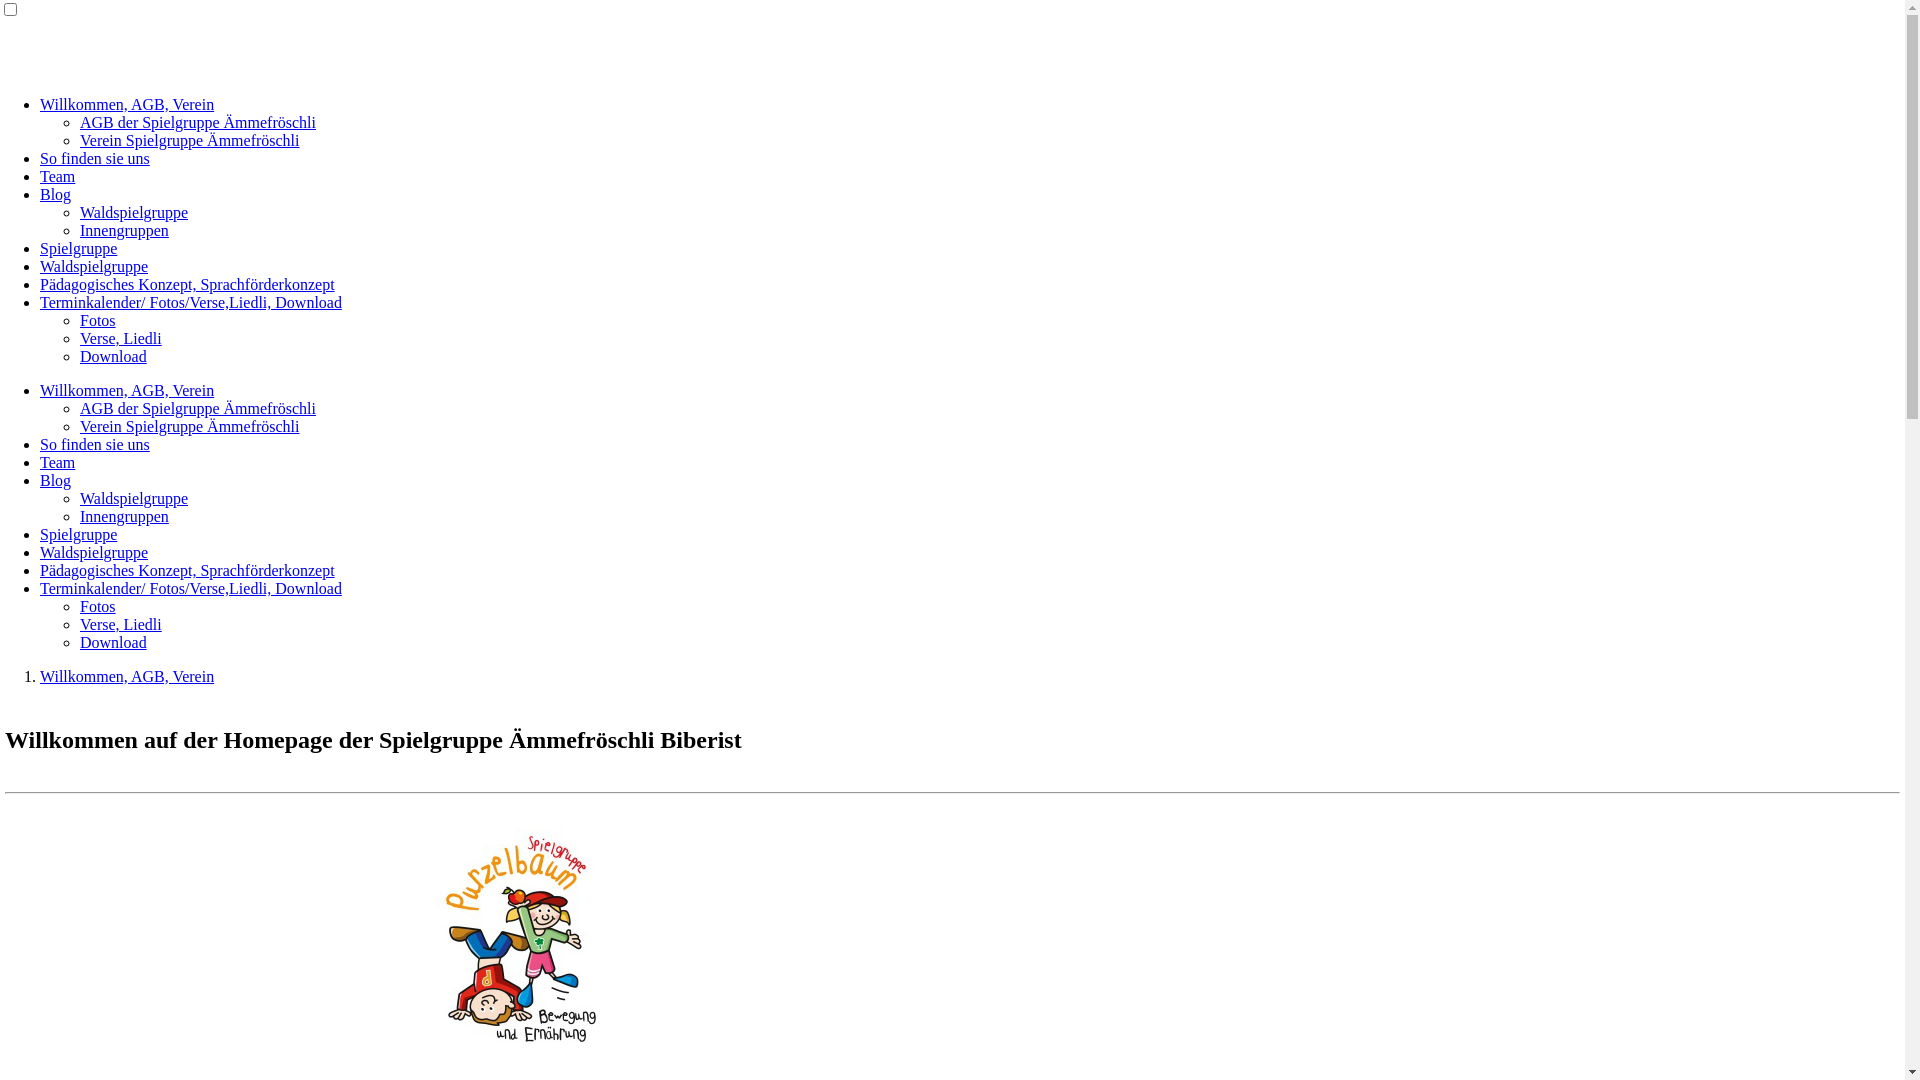 The image size is (1920, 1080). I want to click on 'Spielgruppe', so click(78, 247).